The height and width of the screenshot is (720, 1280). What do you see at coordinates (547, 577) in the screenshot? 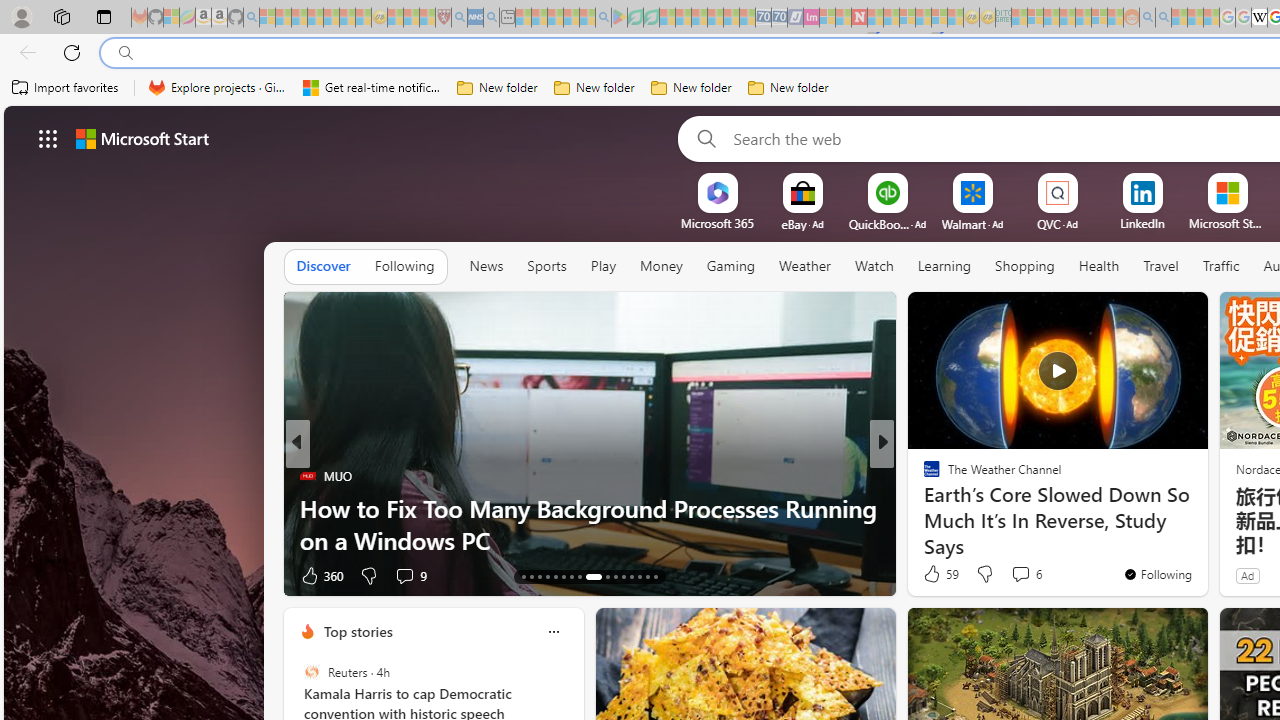
I see `'AutomationID: tab-16'` at bounding box center [547, 577].